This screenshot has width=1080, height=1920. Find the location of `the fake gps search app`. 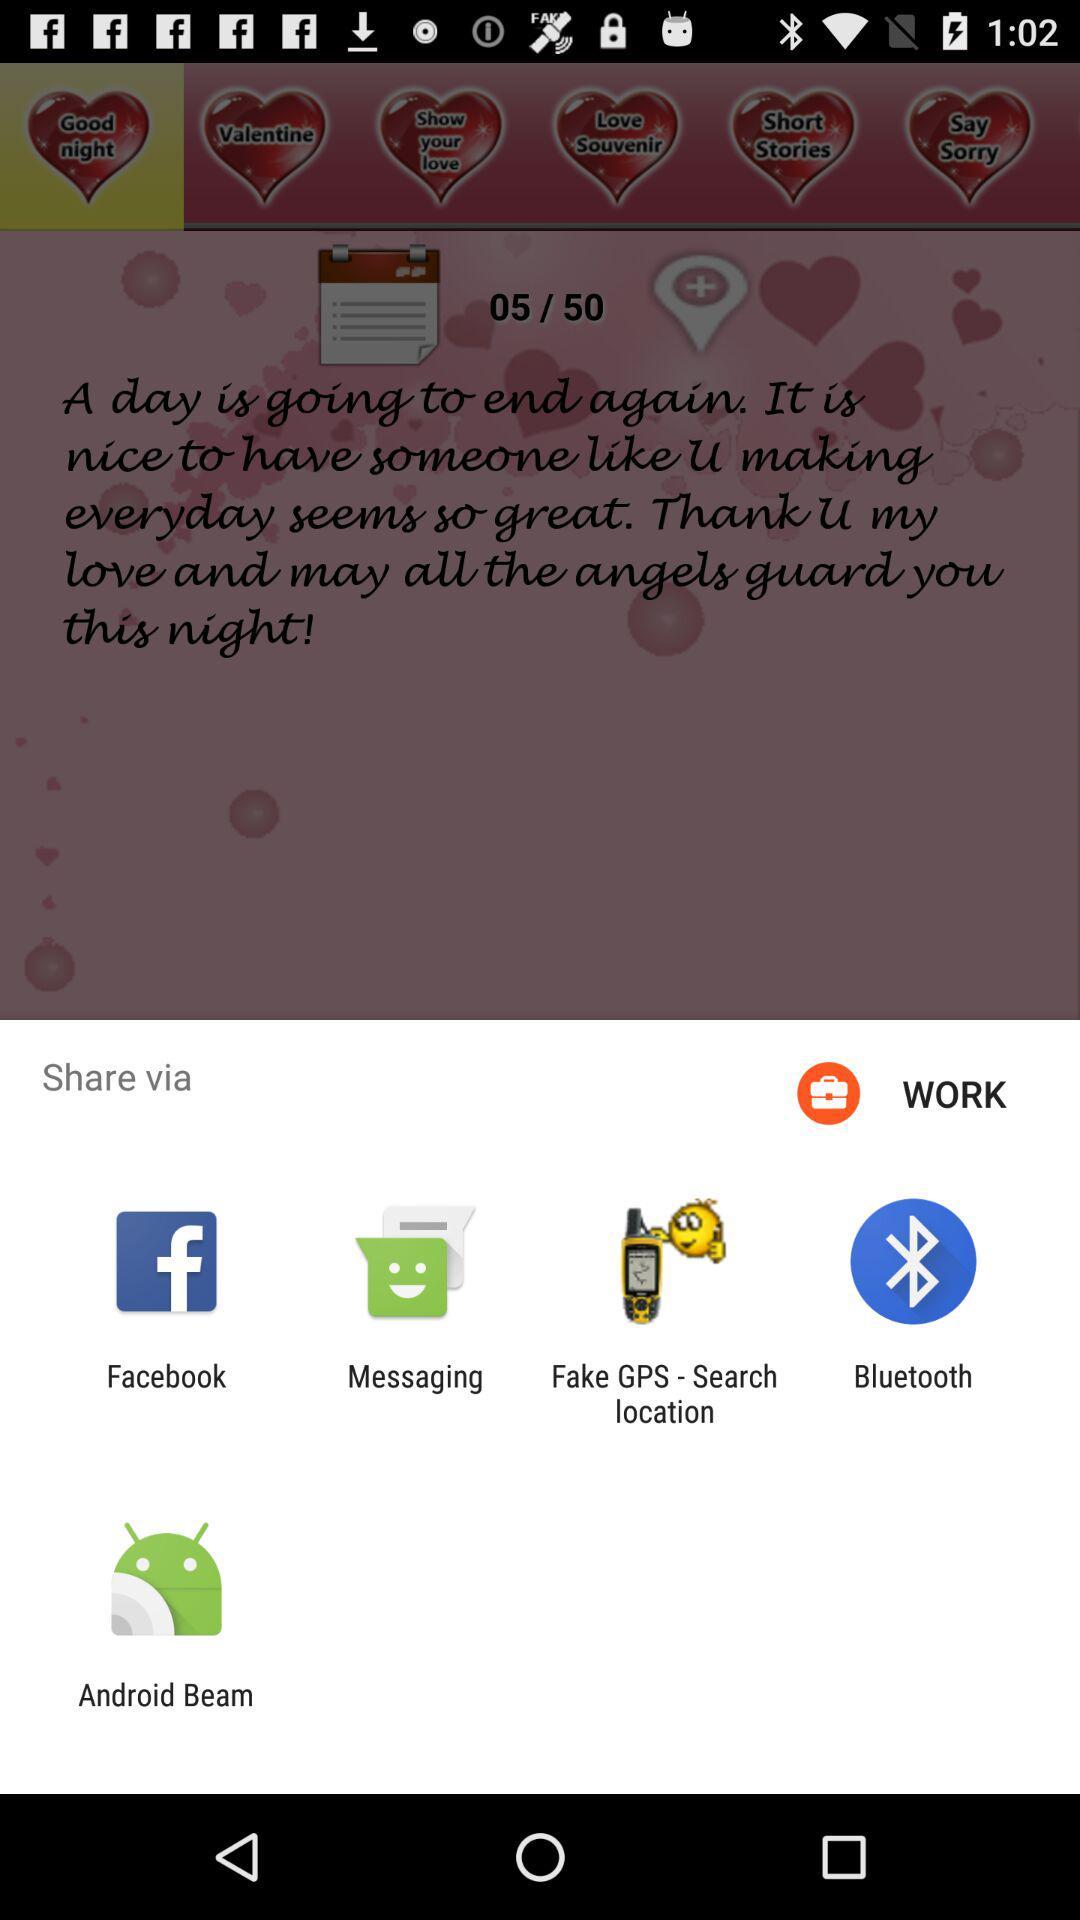

the fake gps search app is located at coordinates (664, 1392).